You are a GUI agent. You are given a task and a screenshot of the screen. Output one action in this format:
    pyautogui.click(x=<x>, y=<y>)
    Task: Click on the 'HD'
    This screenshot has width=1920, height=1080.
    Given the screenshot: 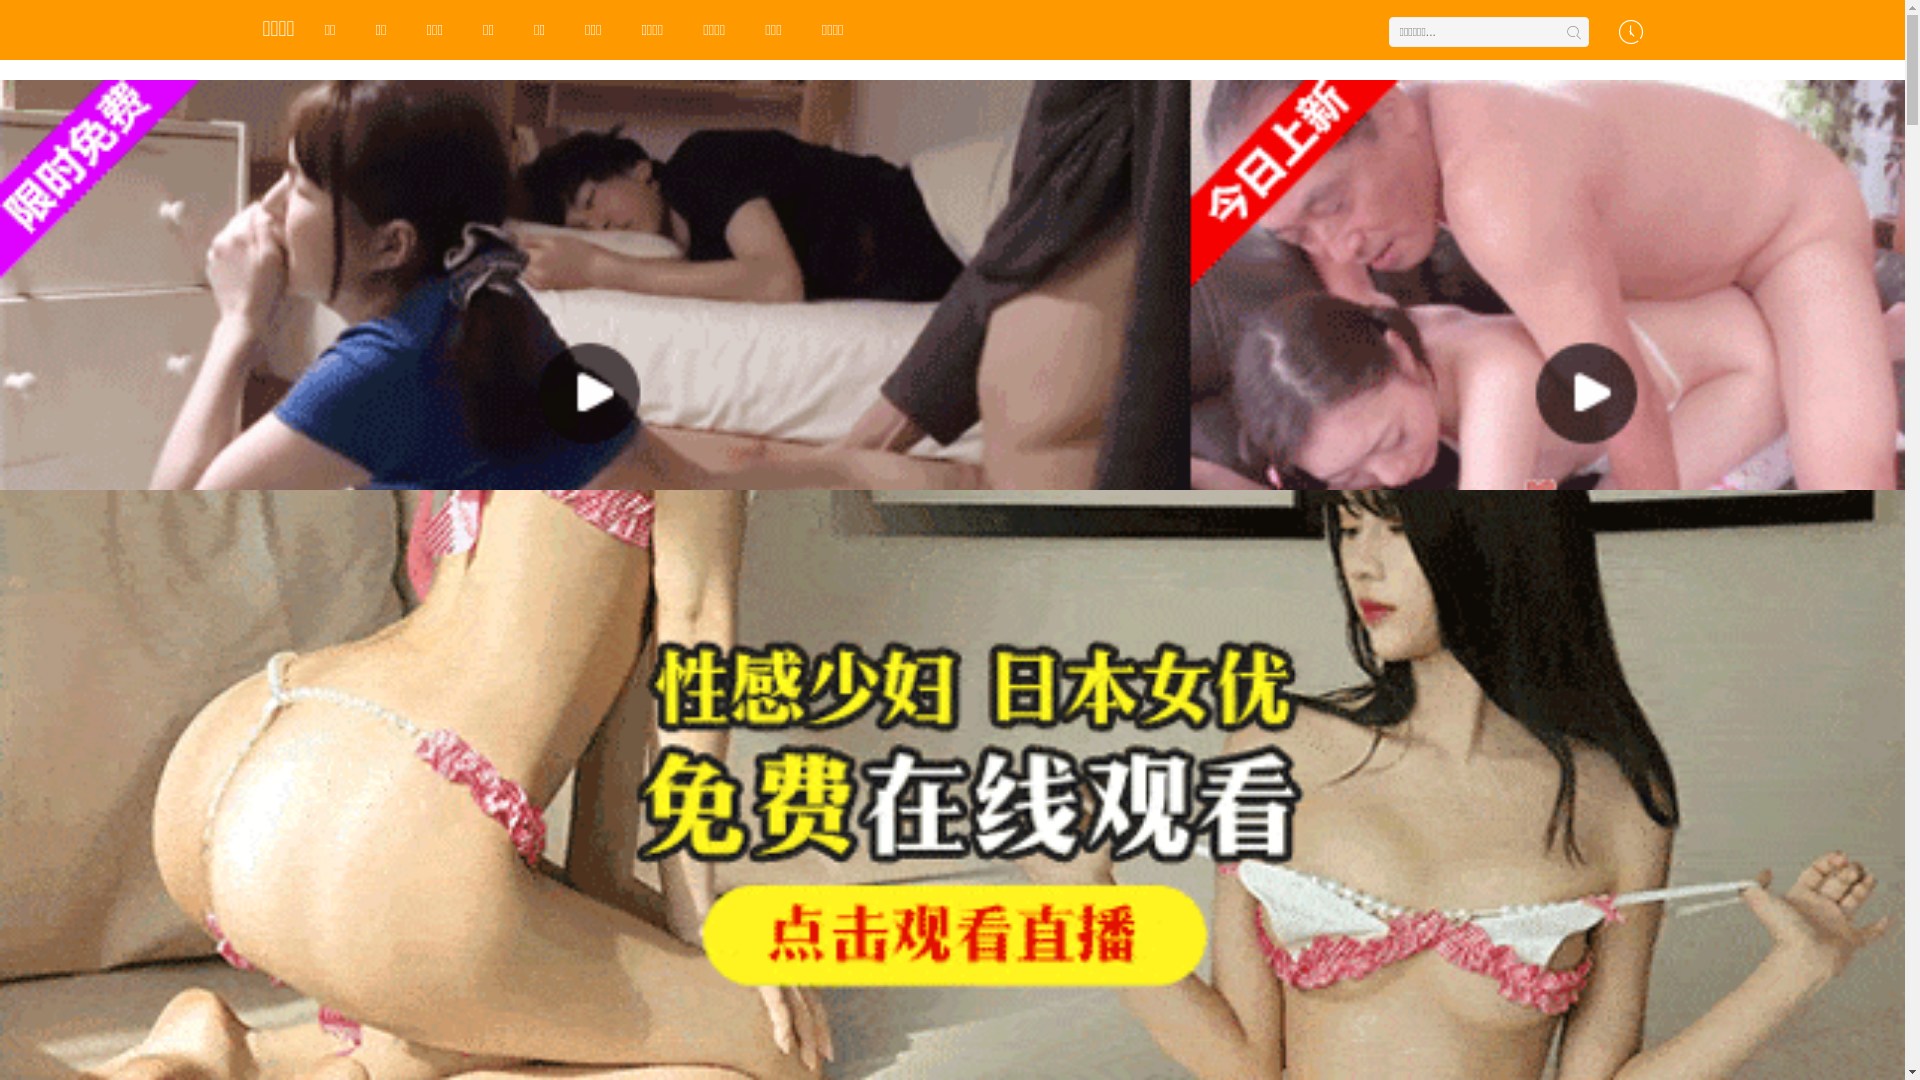 What is the action you would take?
    pyautogui.click(x=527, y=272)
    